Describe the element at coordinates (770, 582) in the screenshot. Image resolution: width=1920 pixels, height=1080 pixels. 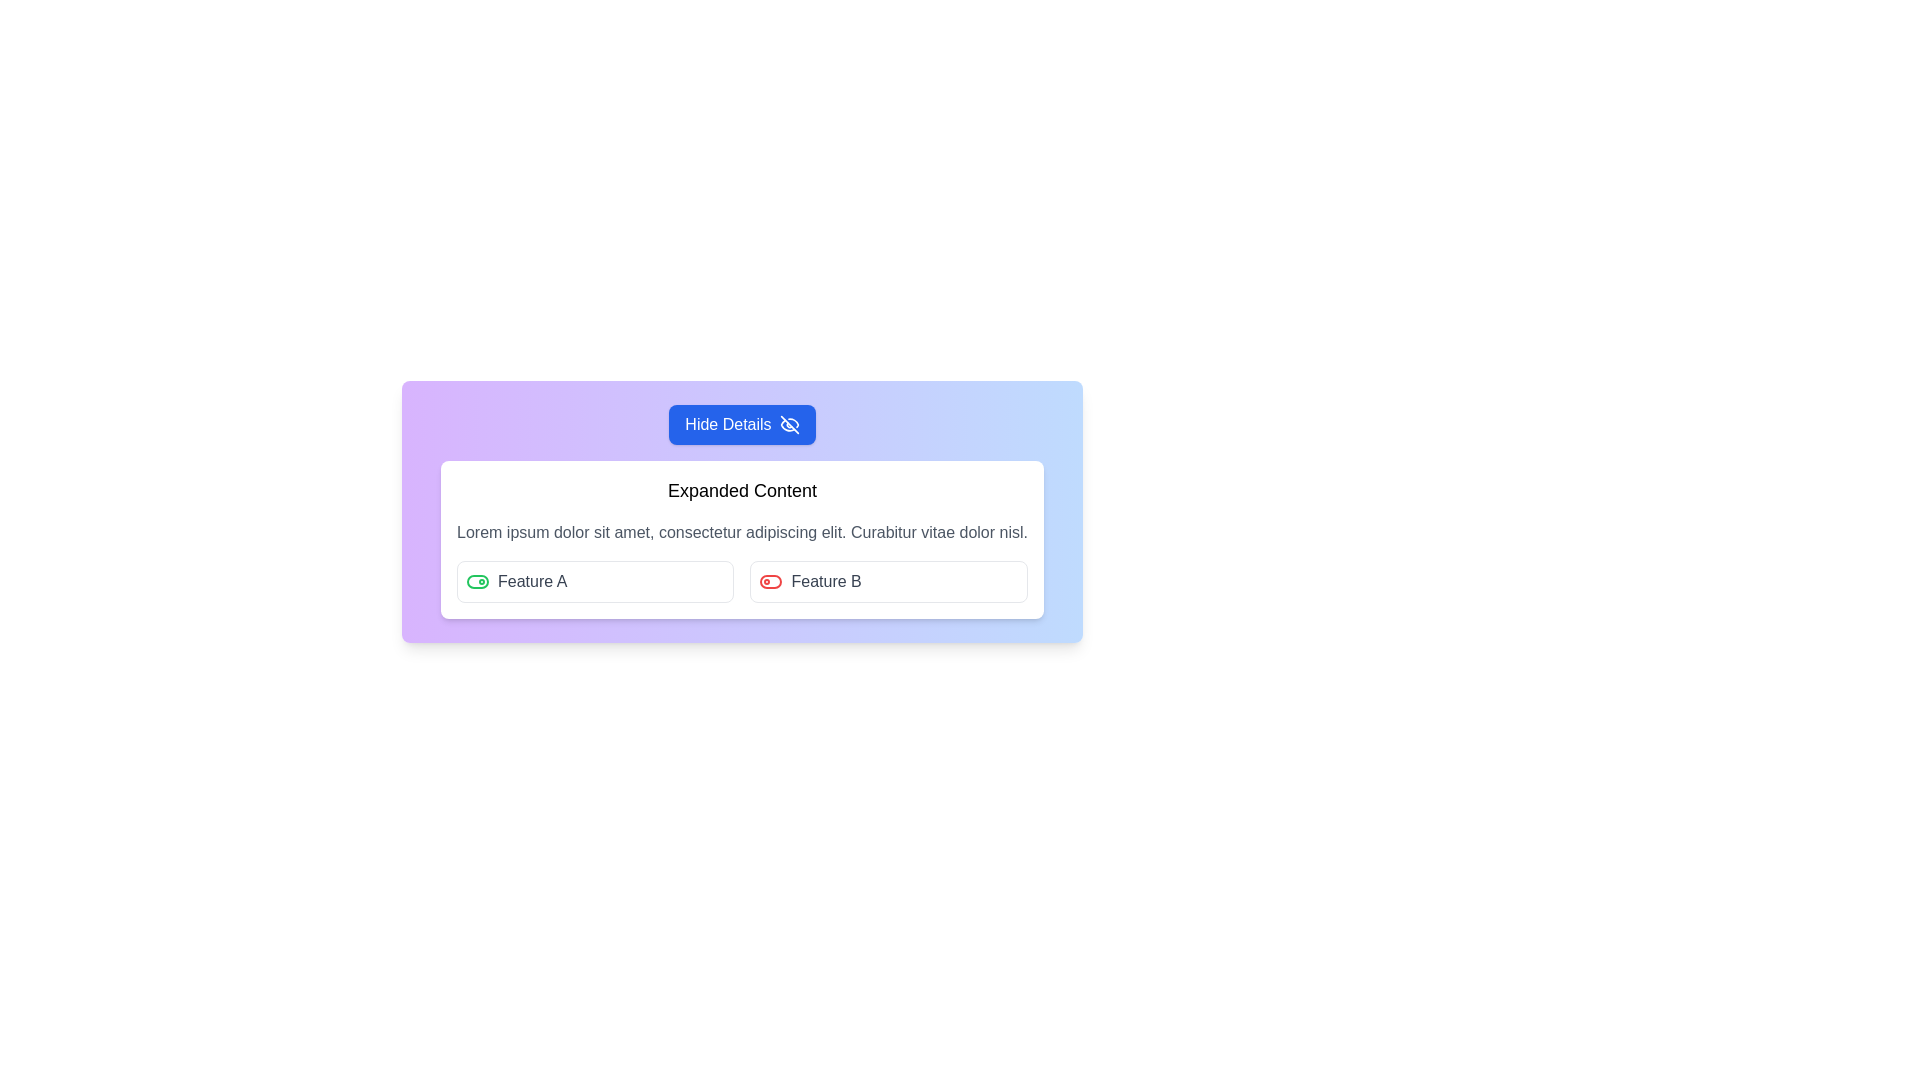
I see `the toggle switch icon for 'Feature B'` at that location.